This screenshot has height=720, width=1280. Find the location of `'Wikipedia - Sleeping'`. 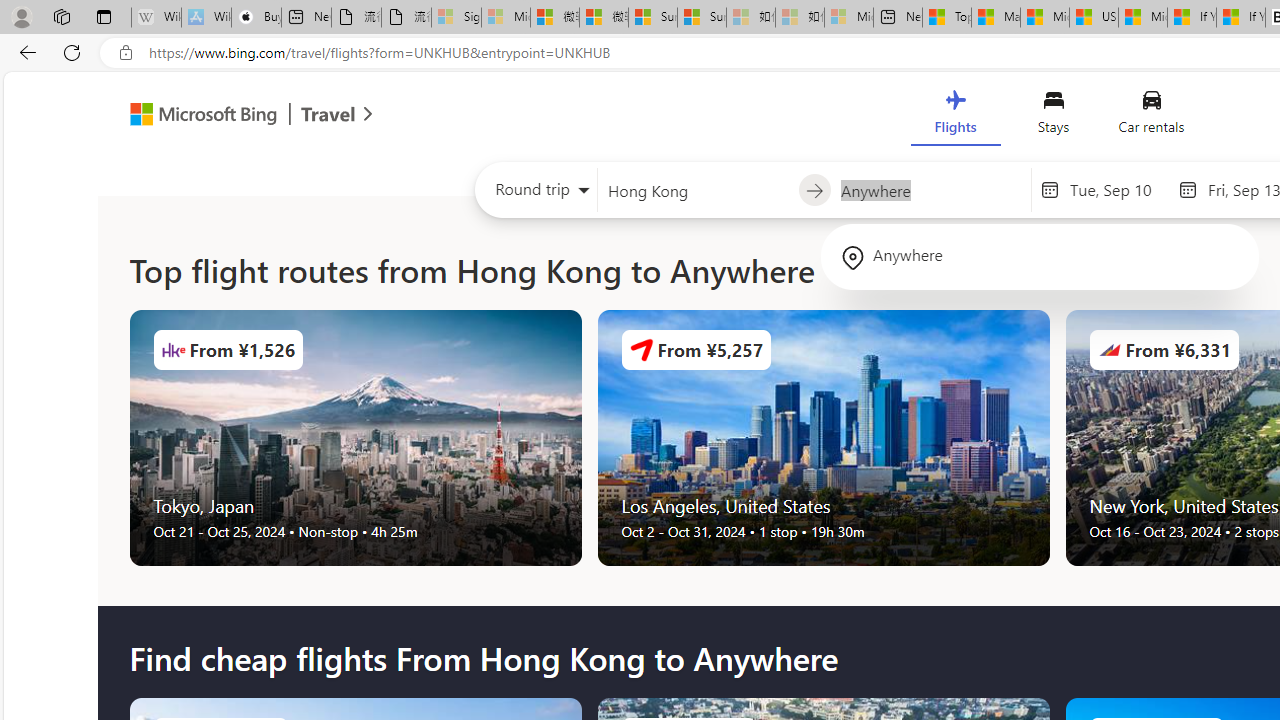

'Wikipedia - Sleeping' is located at coordinates (155, 17).